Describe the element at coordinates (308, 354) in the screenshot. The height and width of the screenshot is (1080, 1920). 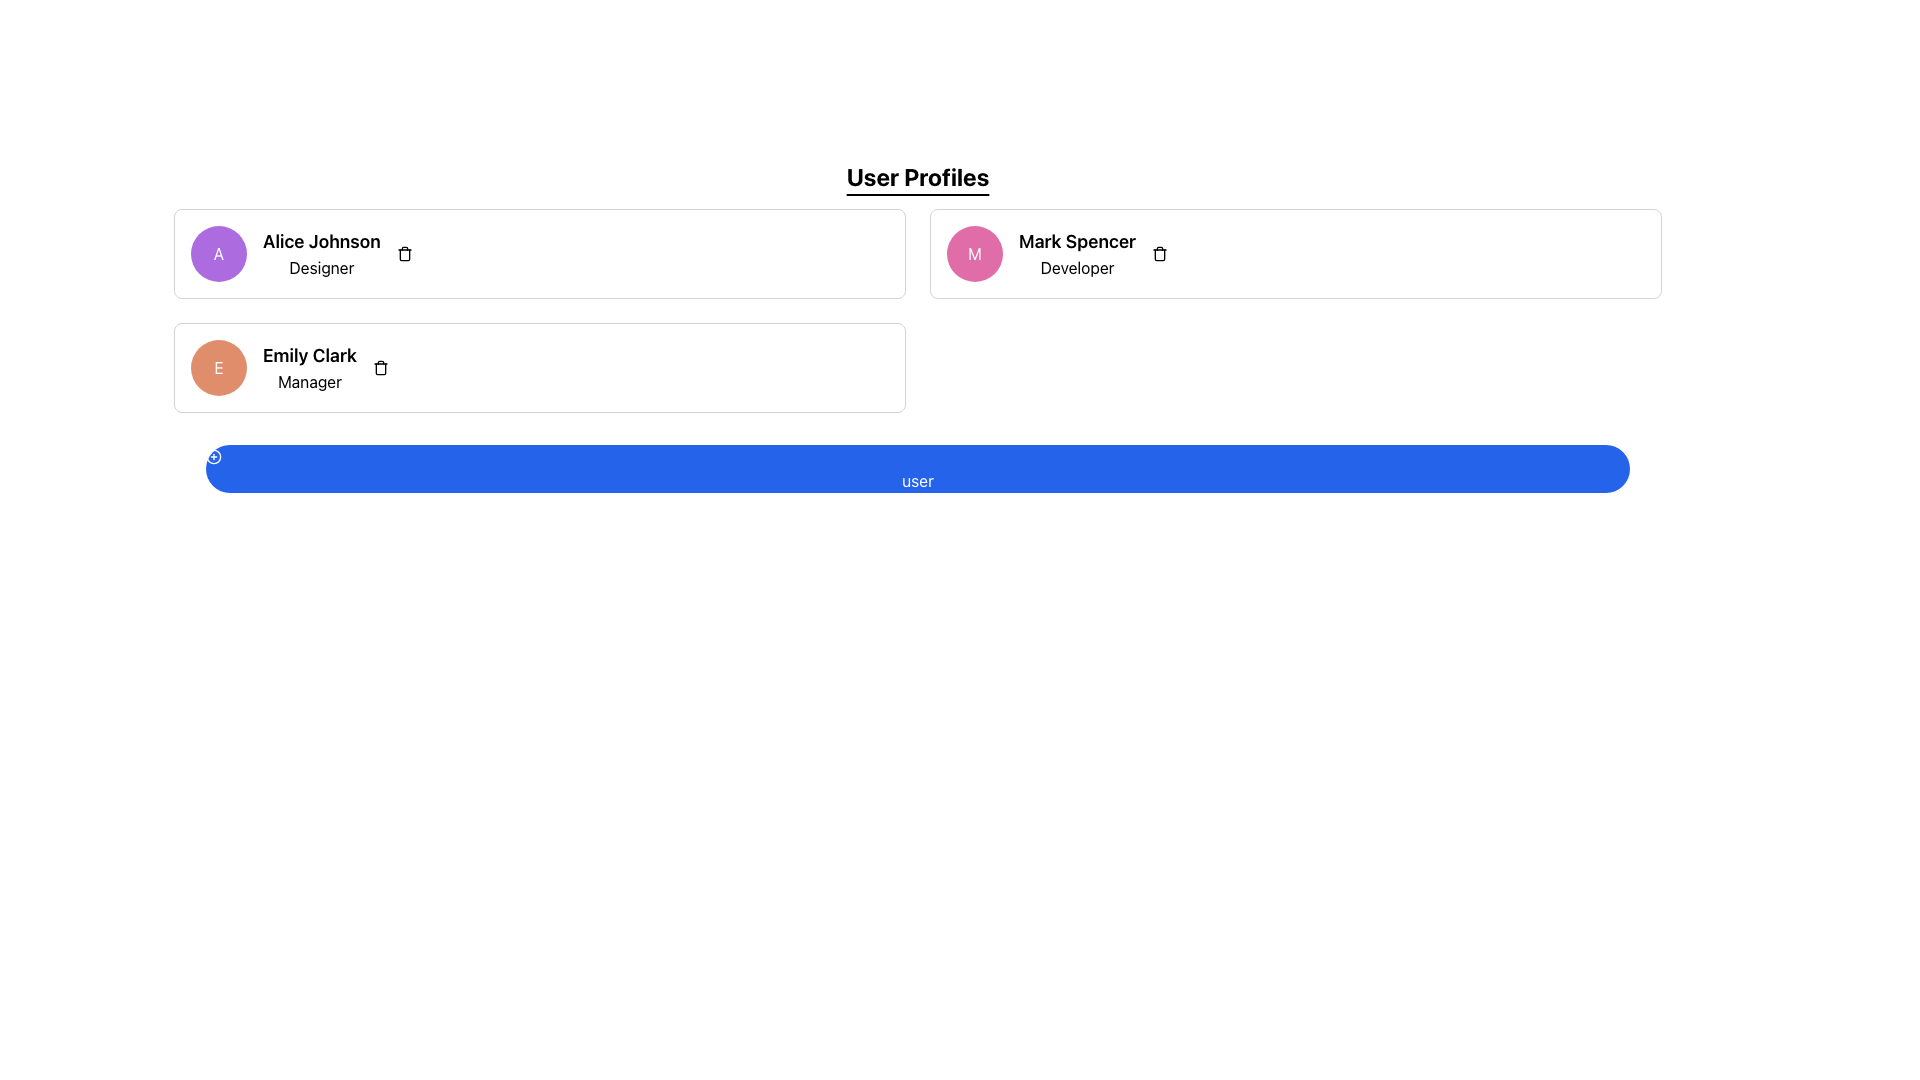
I see `the text label displaying 'Emily Clark', which is bold and larger than surrounding text, positioned in the second row of the user list card, adjacent to the circular avatar with 'E' and above the 'Manager' text` at that location.